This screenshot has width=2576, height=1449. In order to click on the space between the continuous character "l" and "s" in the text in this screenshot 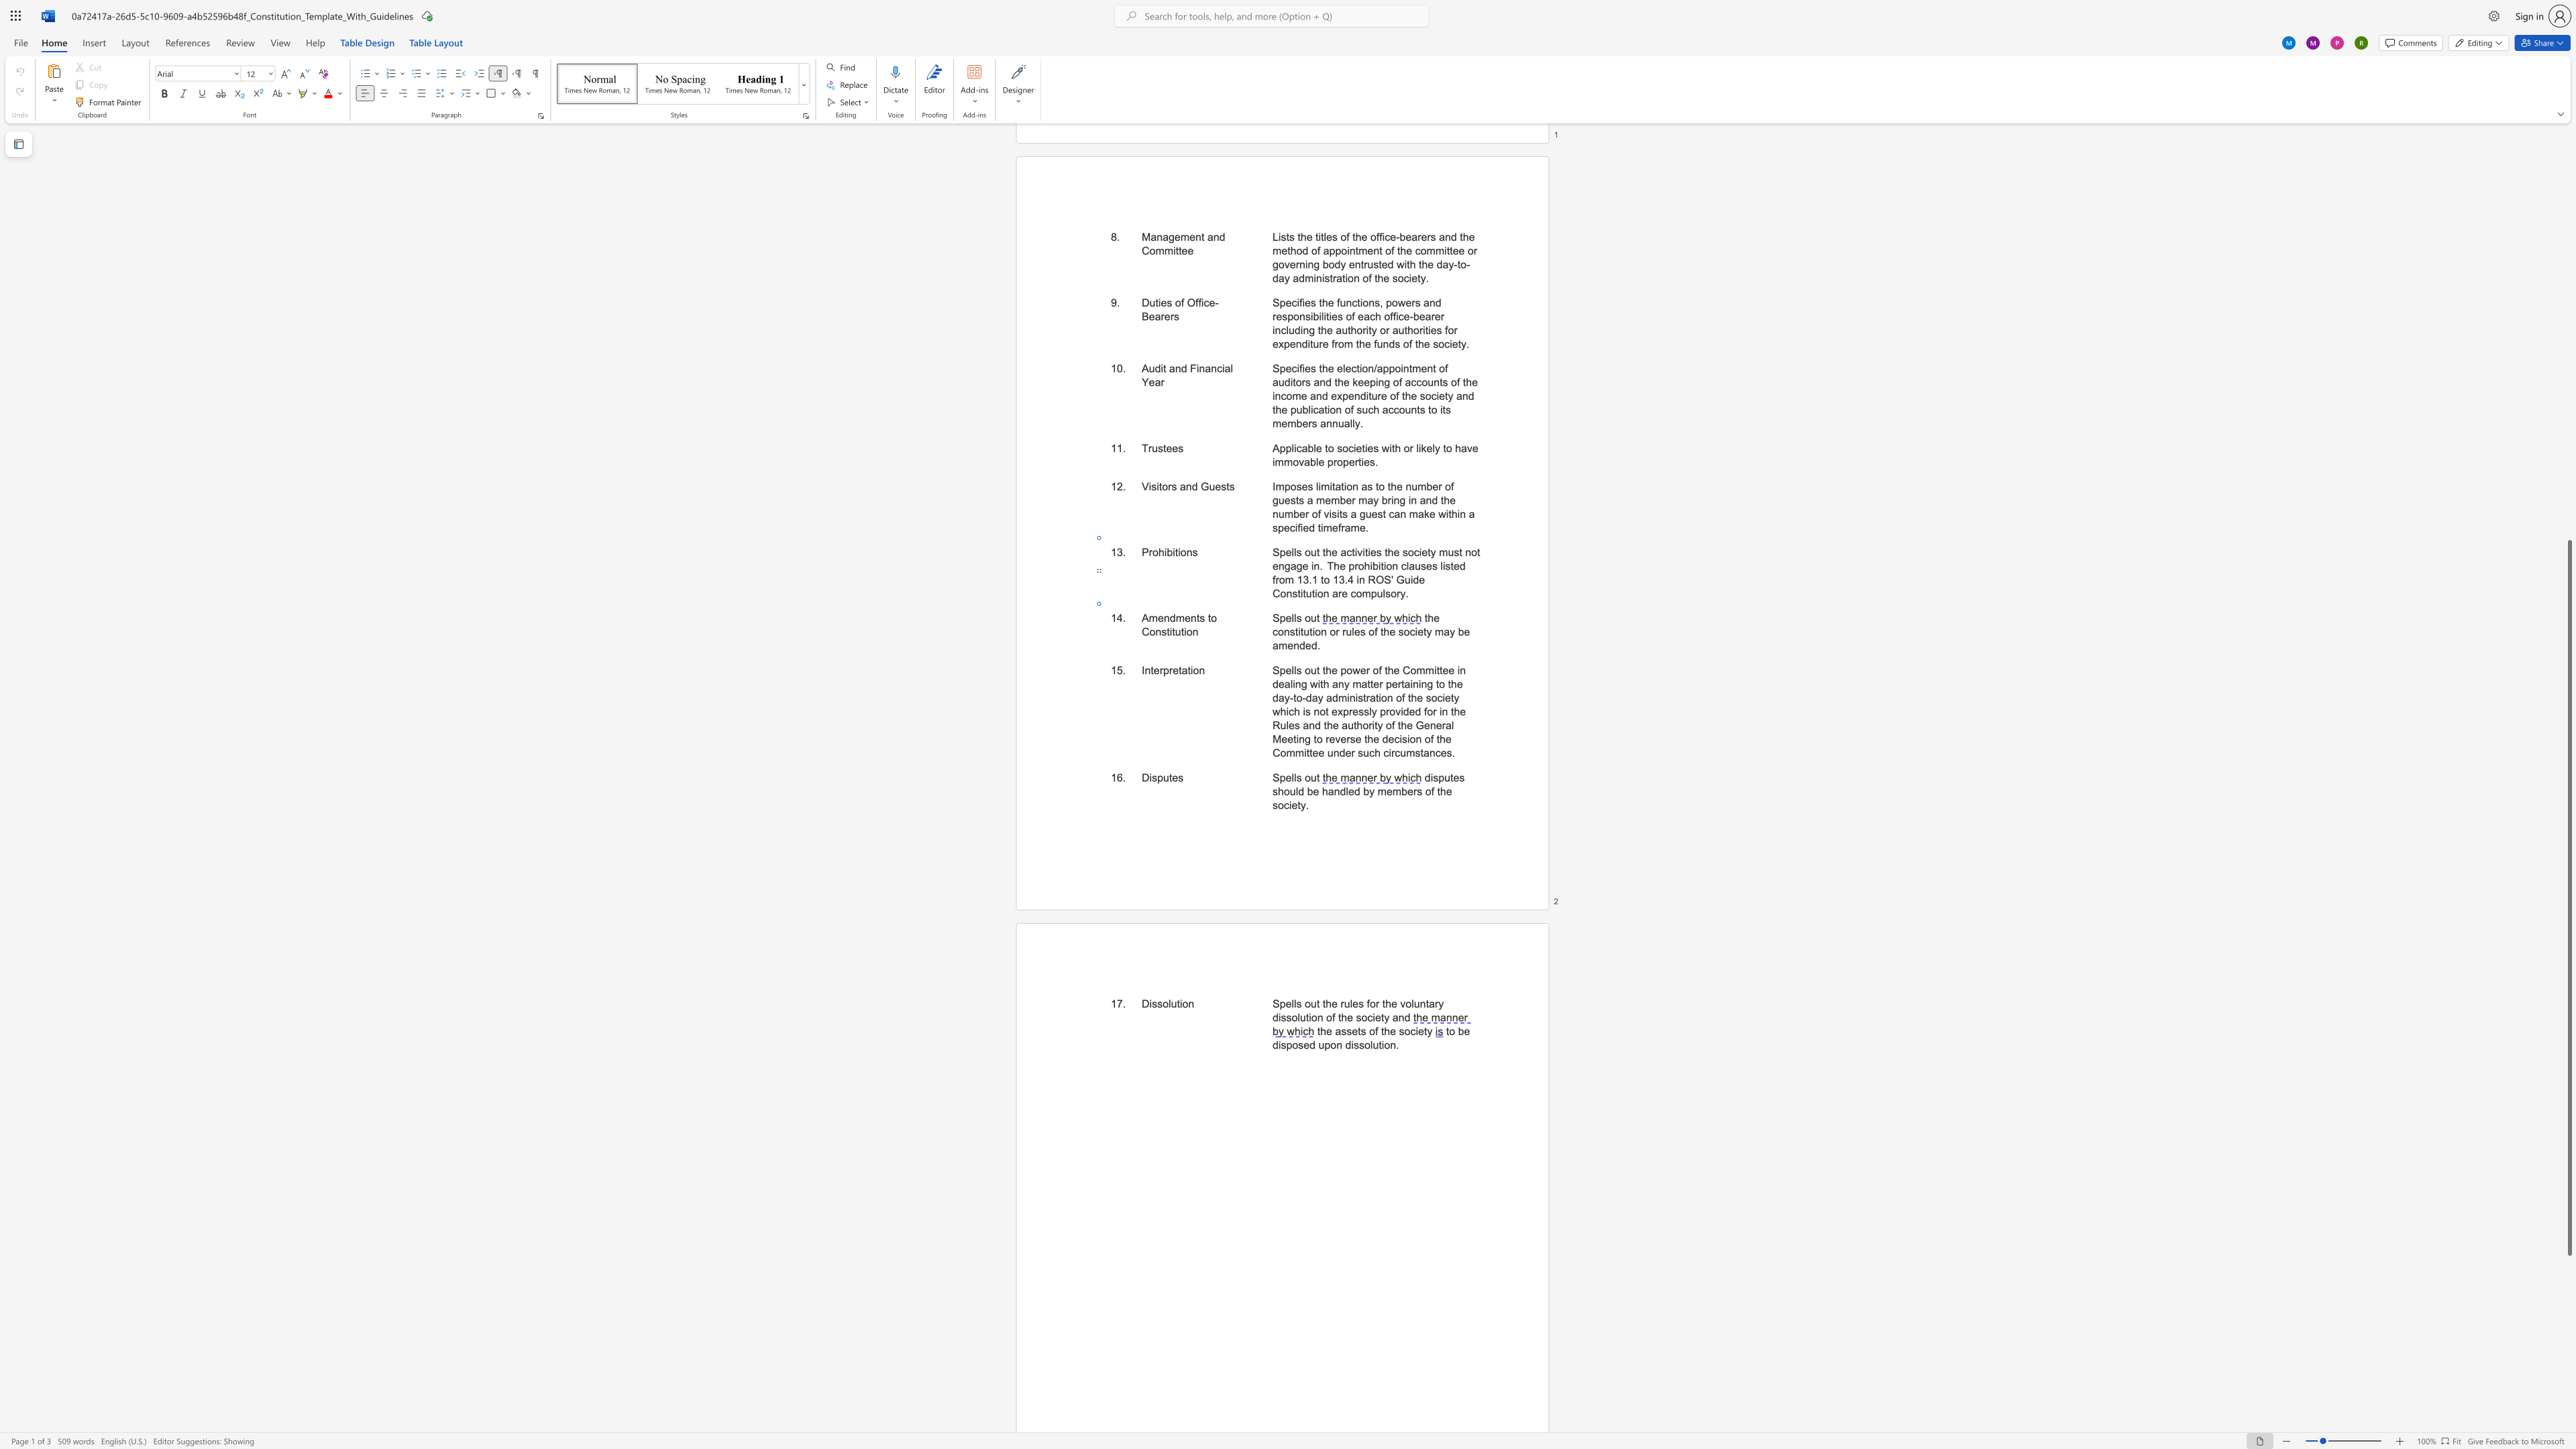, I will do `click(1296, 776)`.